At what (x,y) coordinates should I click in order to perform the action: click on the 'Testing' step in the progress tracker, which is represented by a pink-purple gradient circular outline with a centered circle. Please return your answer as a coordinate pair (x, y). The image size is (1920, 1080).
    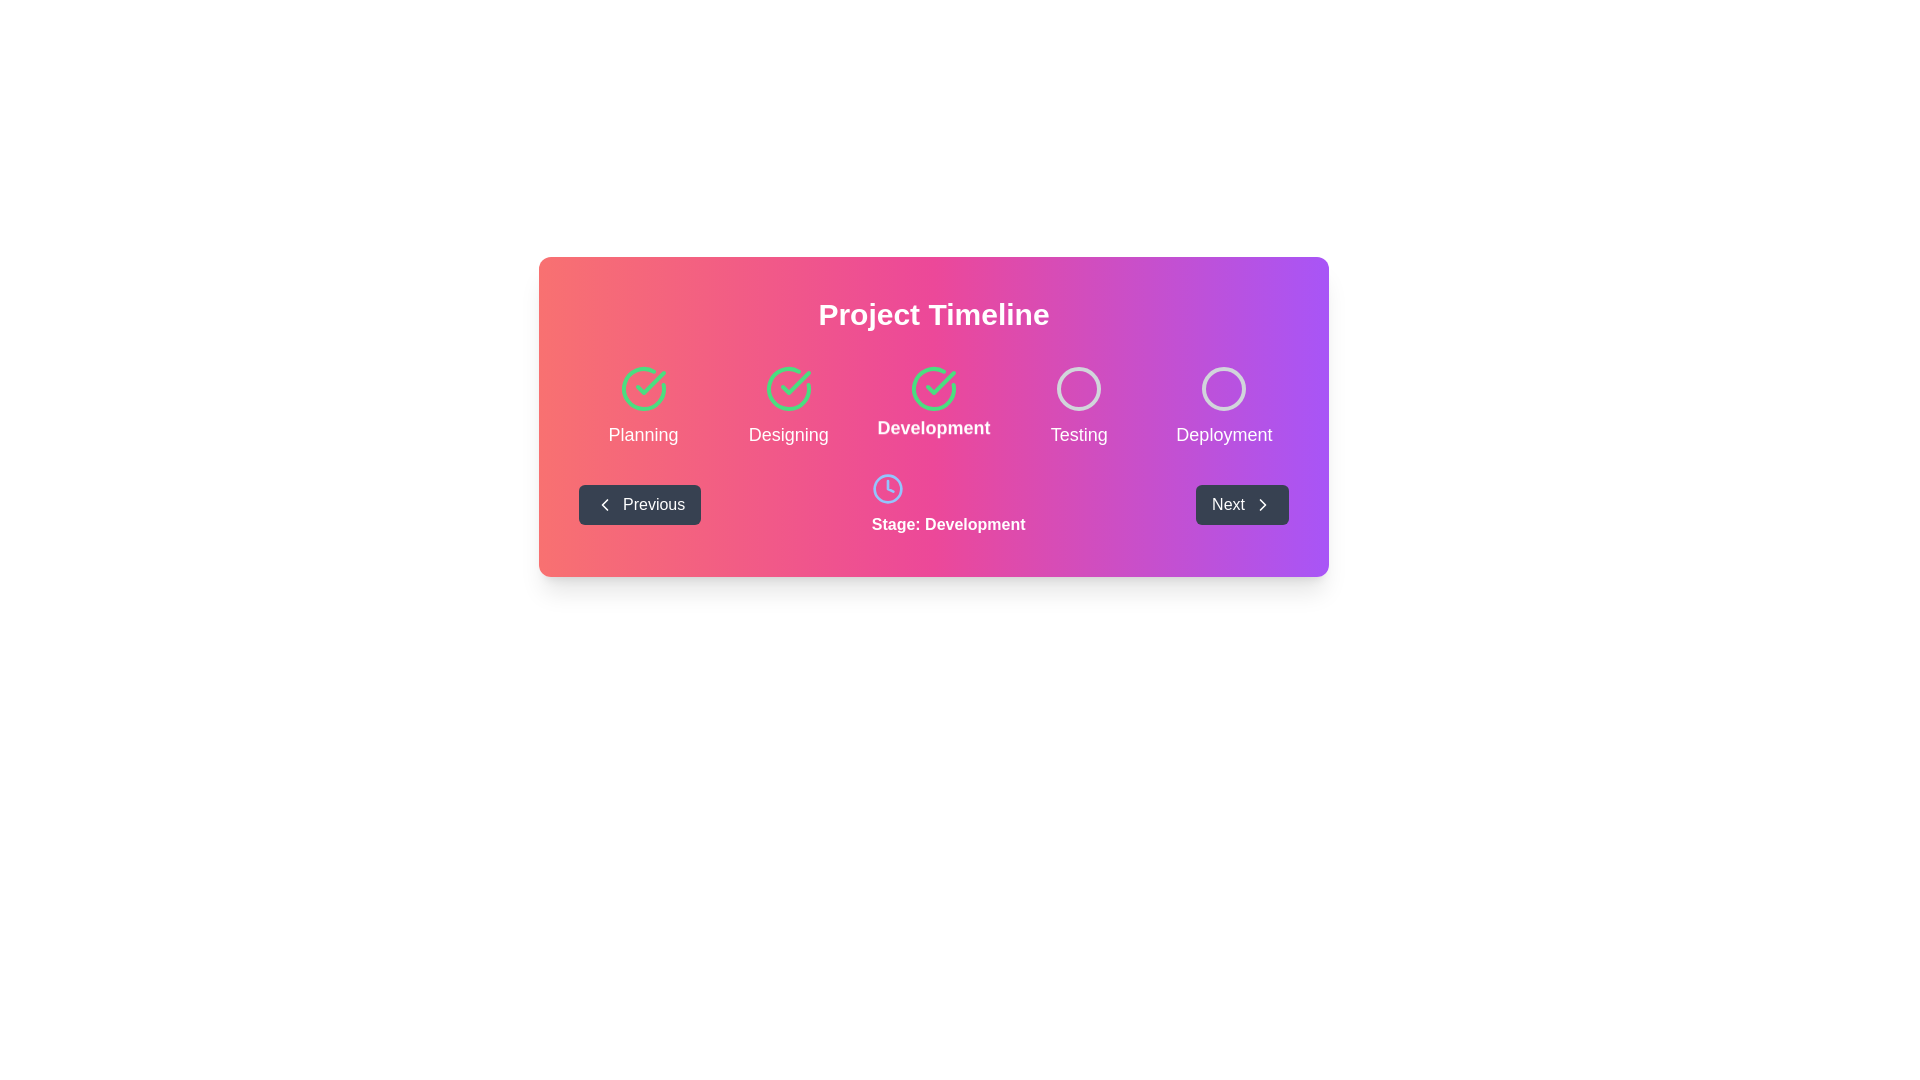
    Looking at the image, I should click on (1078, 389).